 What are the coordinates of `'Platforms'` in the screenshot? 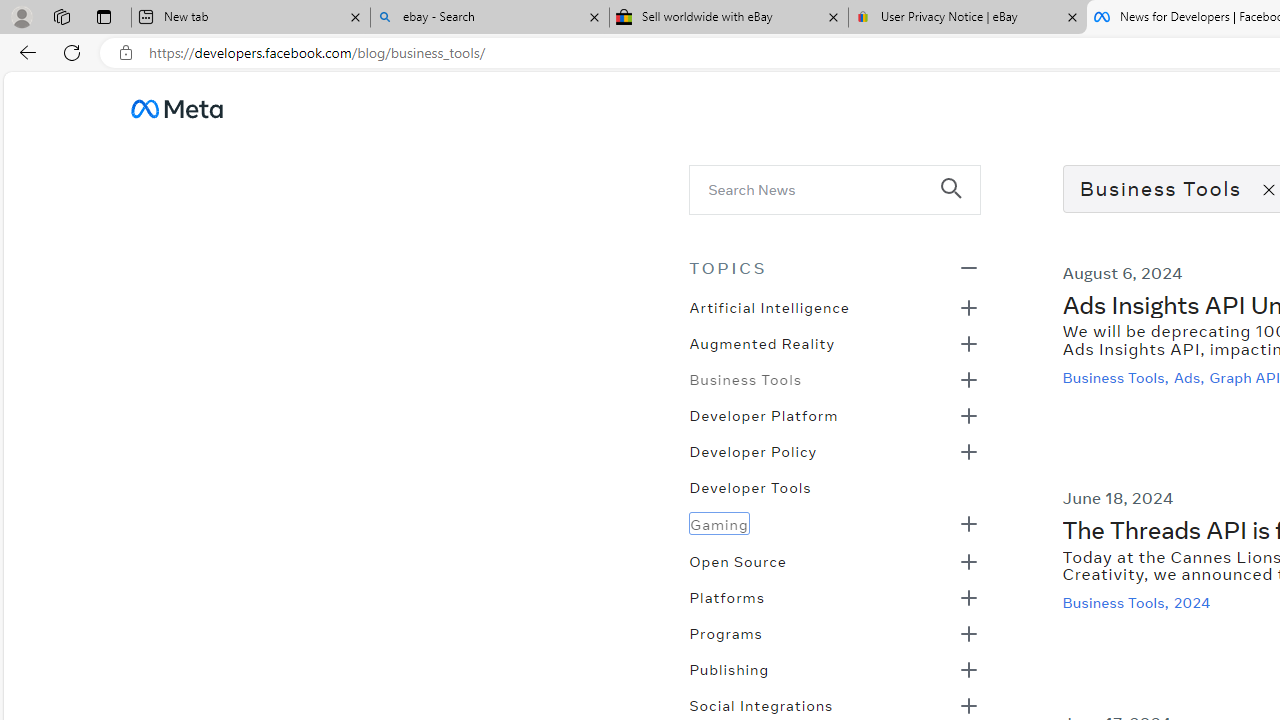 It's located at (726, 594).